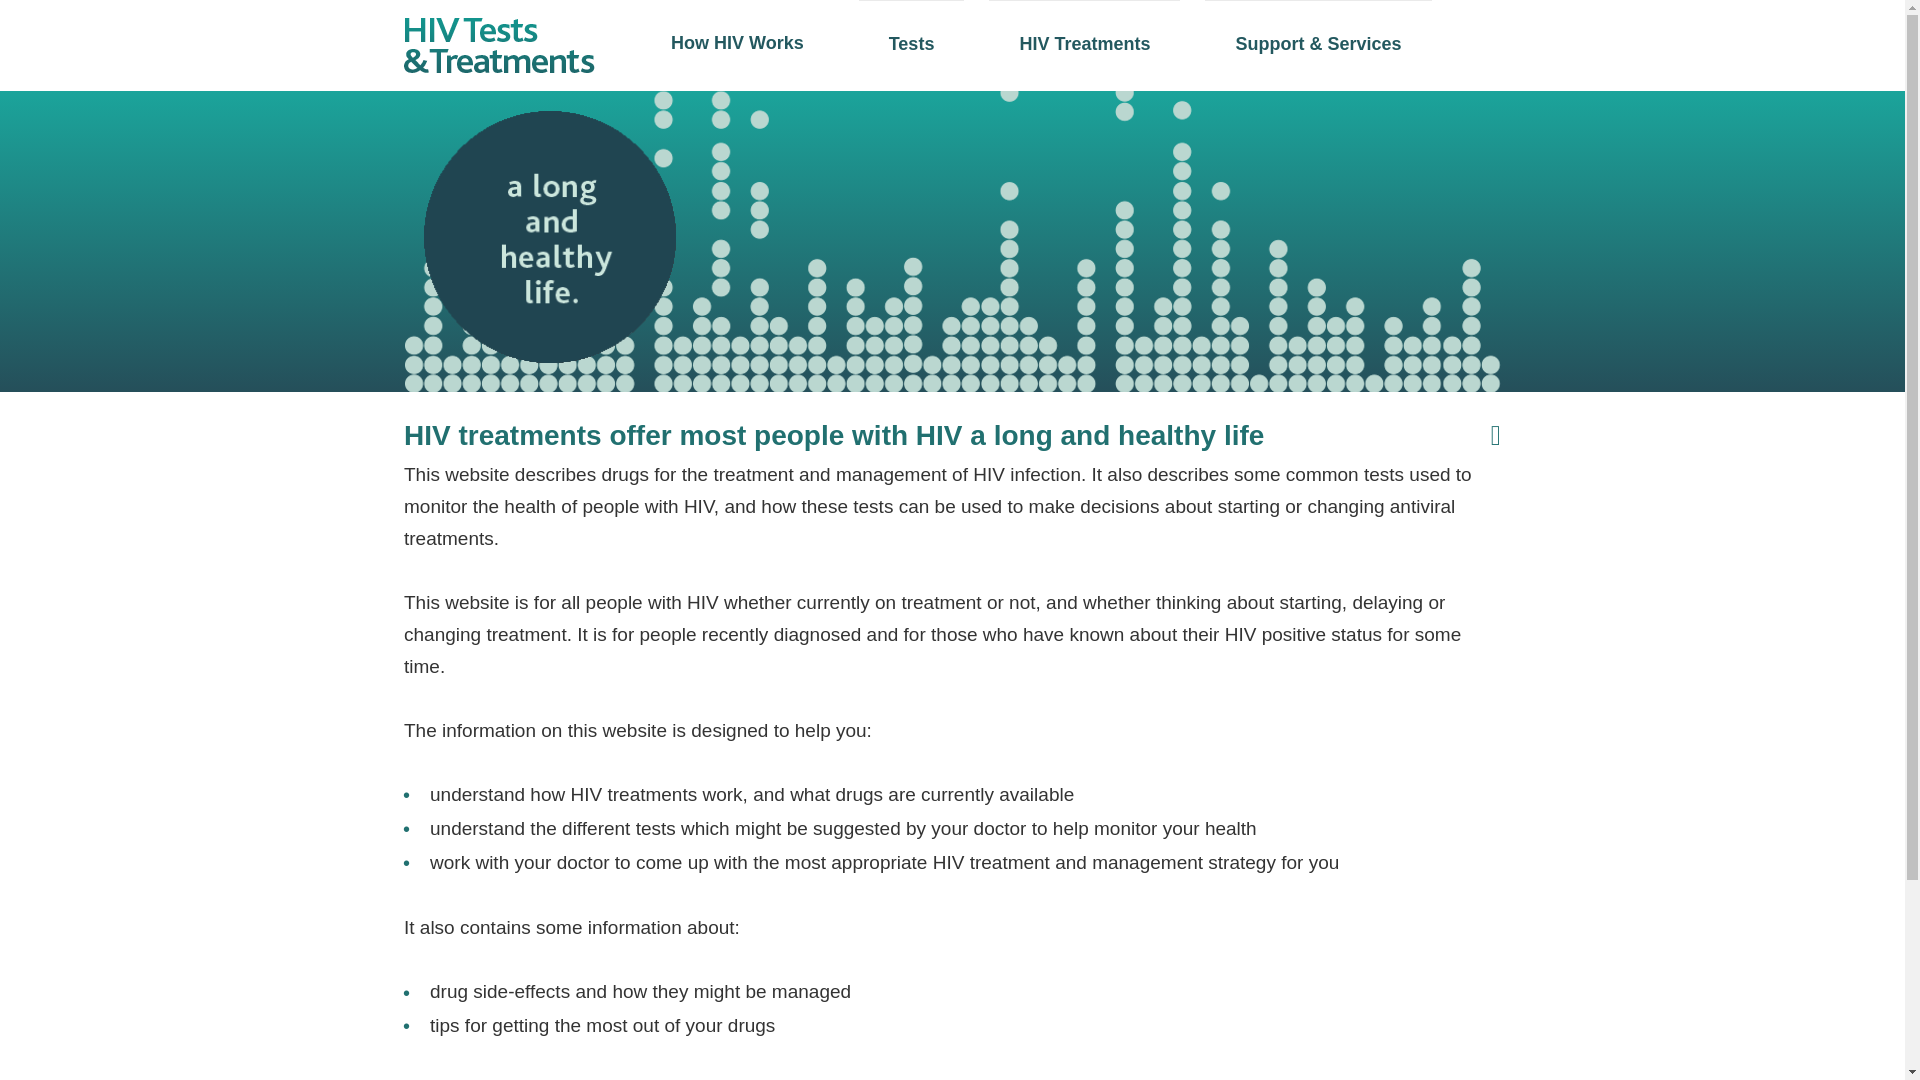 This screenshot has width=1920, height=1080. Describe the element at coordinates (1203, 43) in the screenshot. I see `'Support & Services'` at that location.